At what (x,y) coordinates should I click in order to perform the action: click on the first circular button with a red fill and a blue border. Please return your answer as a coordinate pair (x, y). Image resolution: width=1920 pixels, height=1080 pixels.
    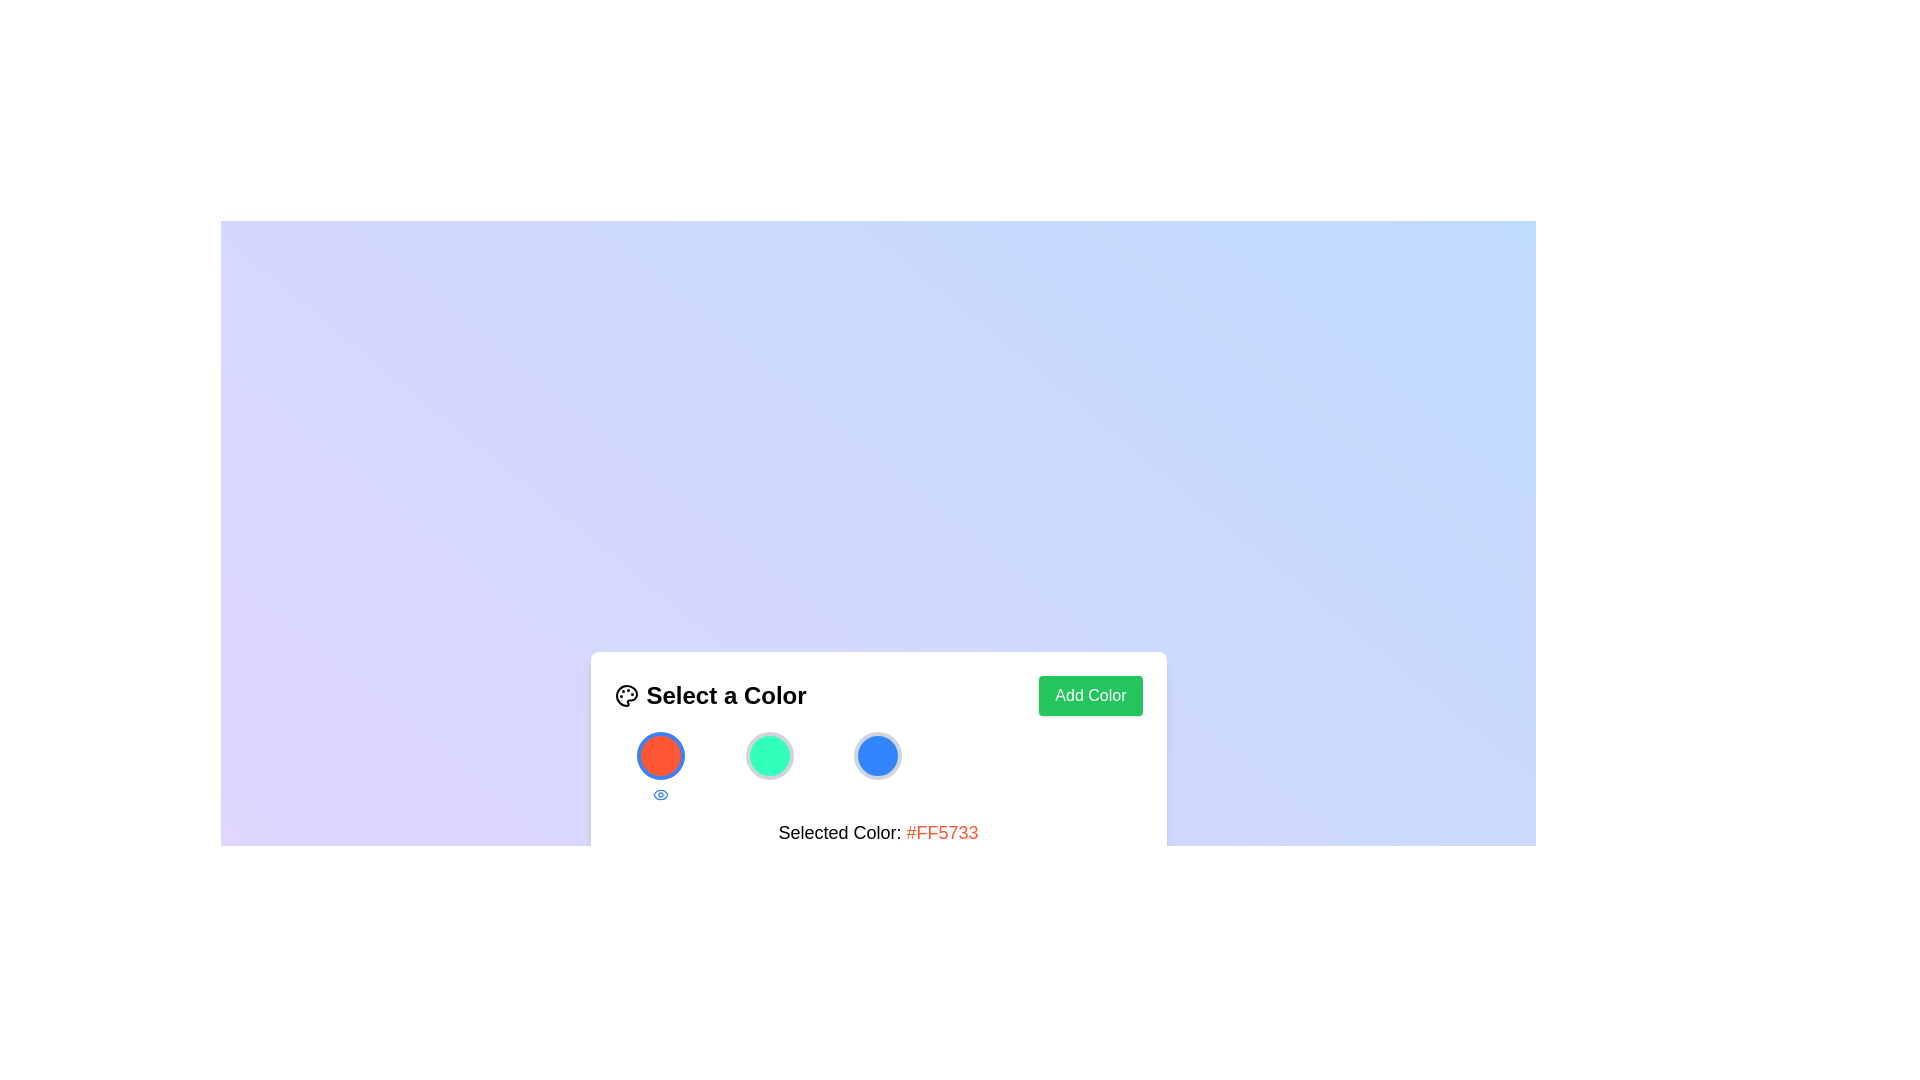
    Looking at the image, I should click on (660, 755).